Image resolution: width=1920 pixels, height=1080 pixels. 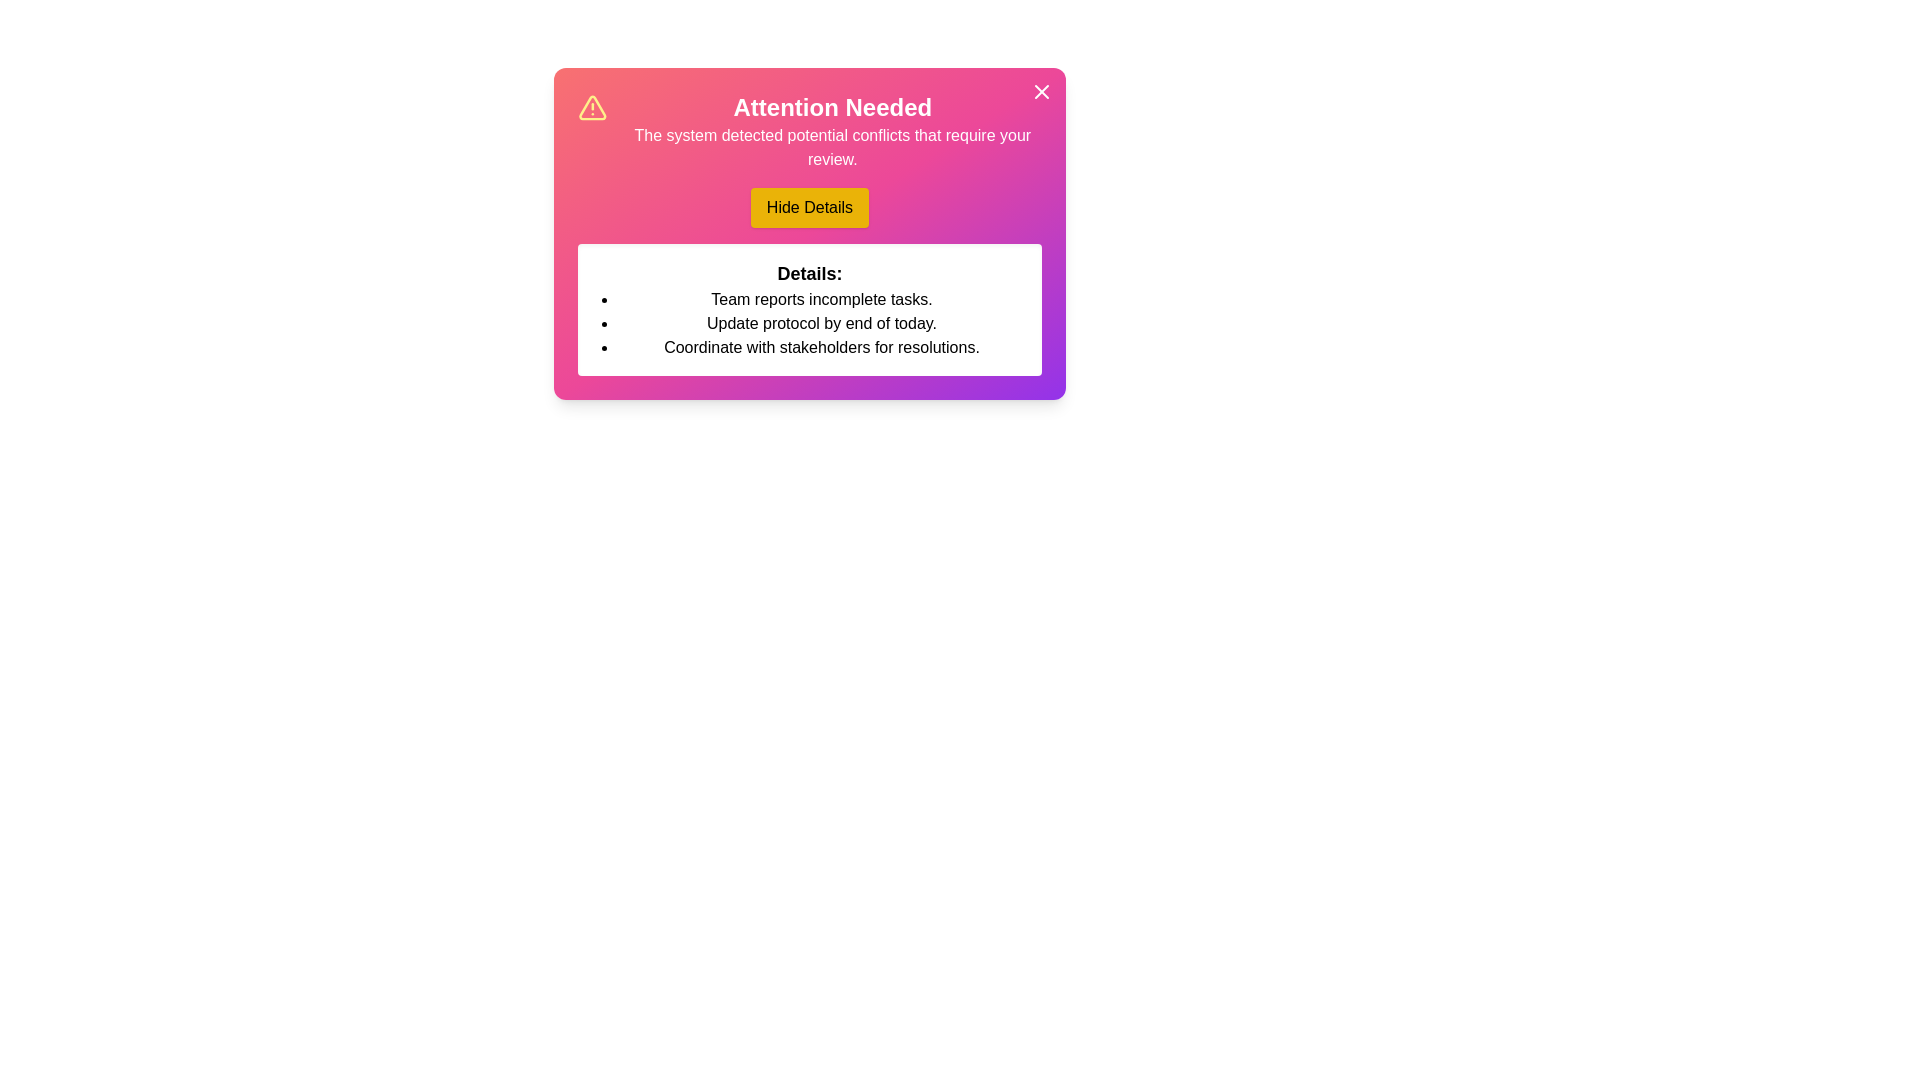 I want to click on the close button to close the alert, so click(x=1040, y=92).